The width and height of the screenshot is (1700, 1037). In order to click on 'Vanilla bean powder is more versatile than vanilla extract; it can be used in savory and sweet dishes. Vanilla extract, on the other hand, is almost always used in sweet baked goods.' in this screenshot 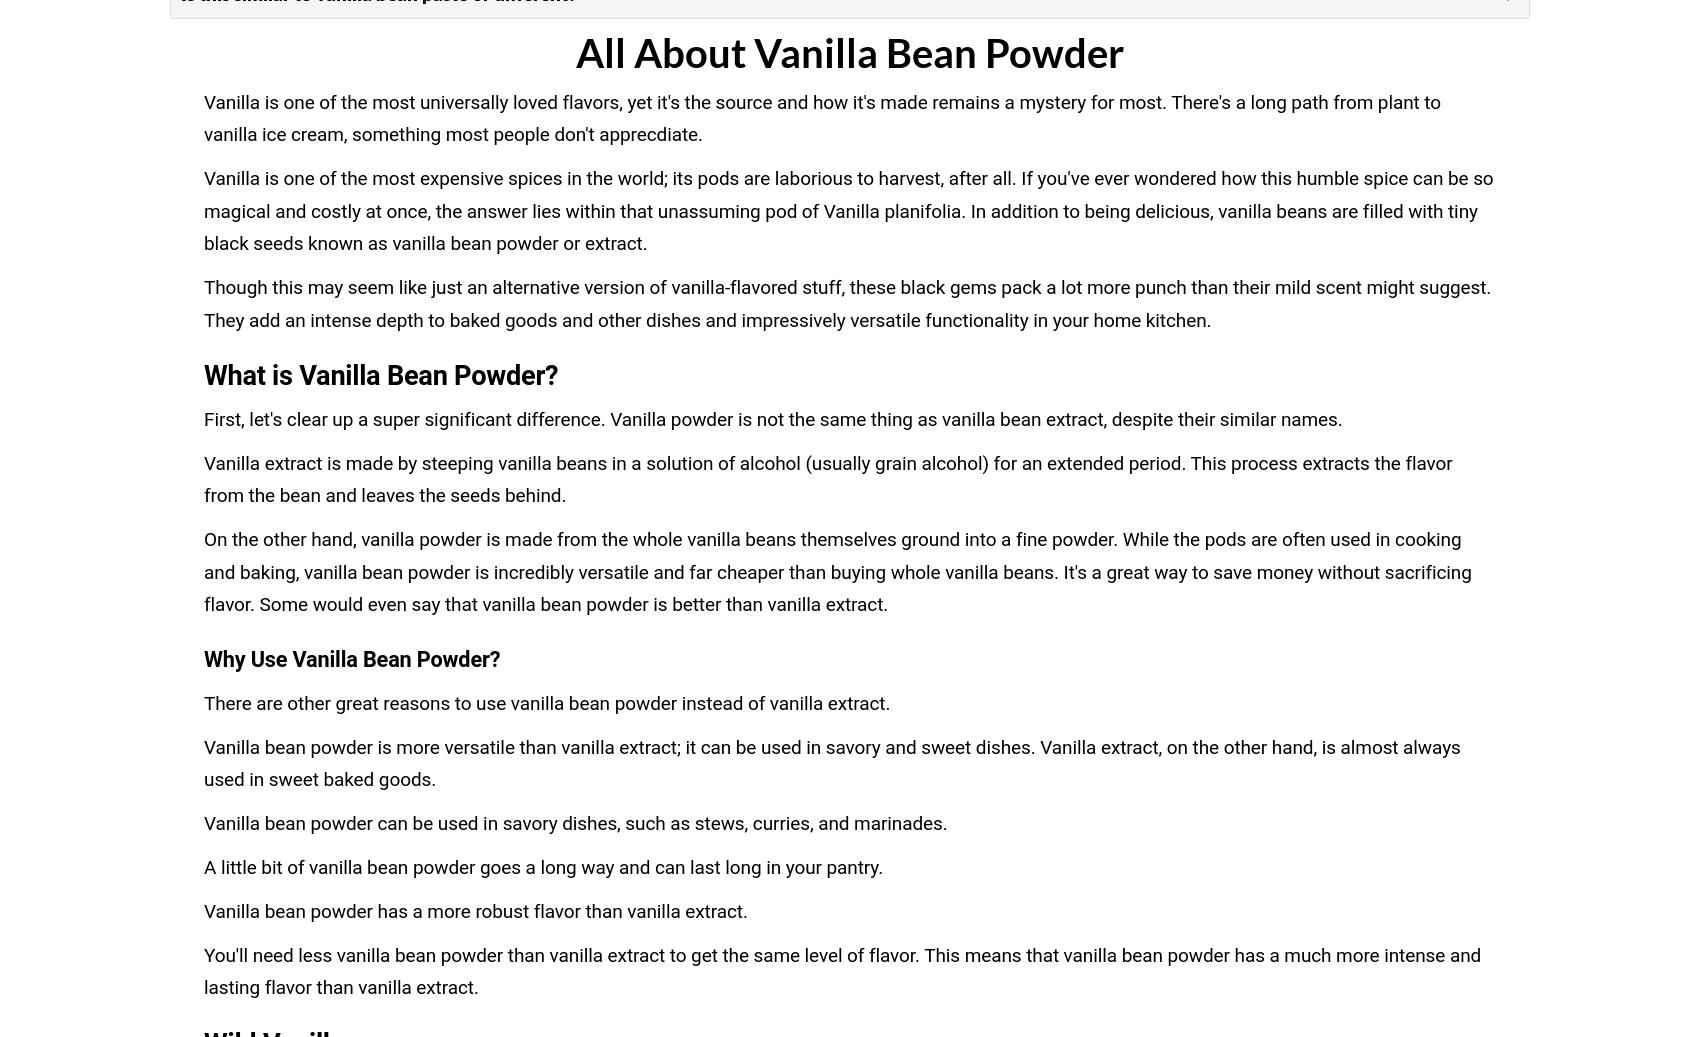, I will do `click(830, 763)`.